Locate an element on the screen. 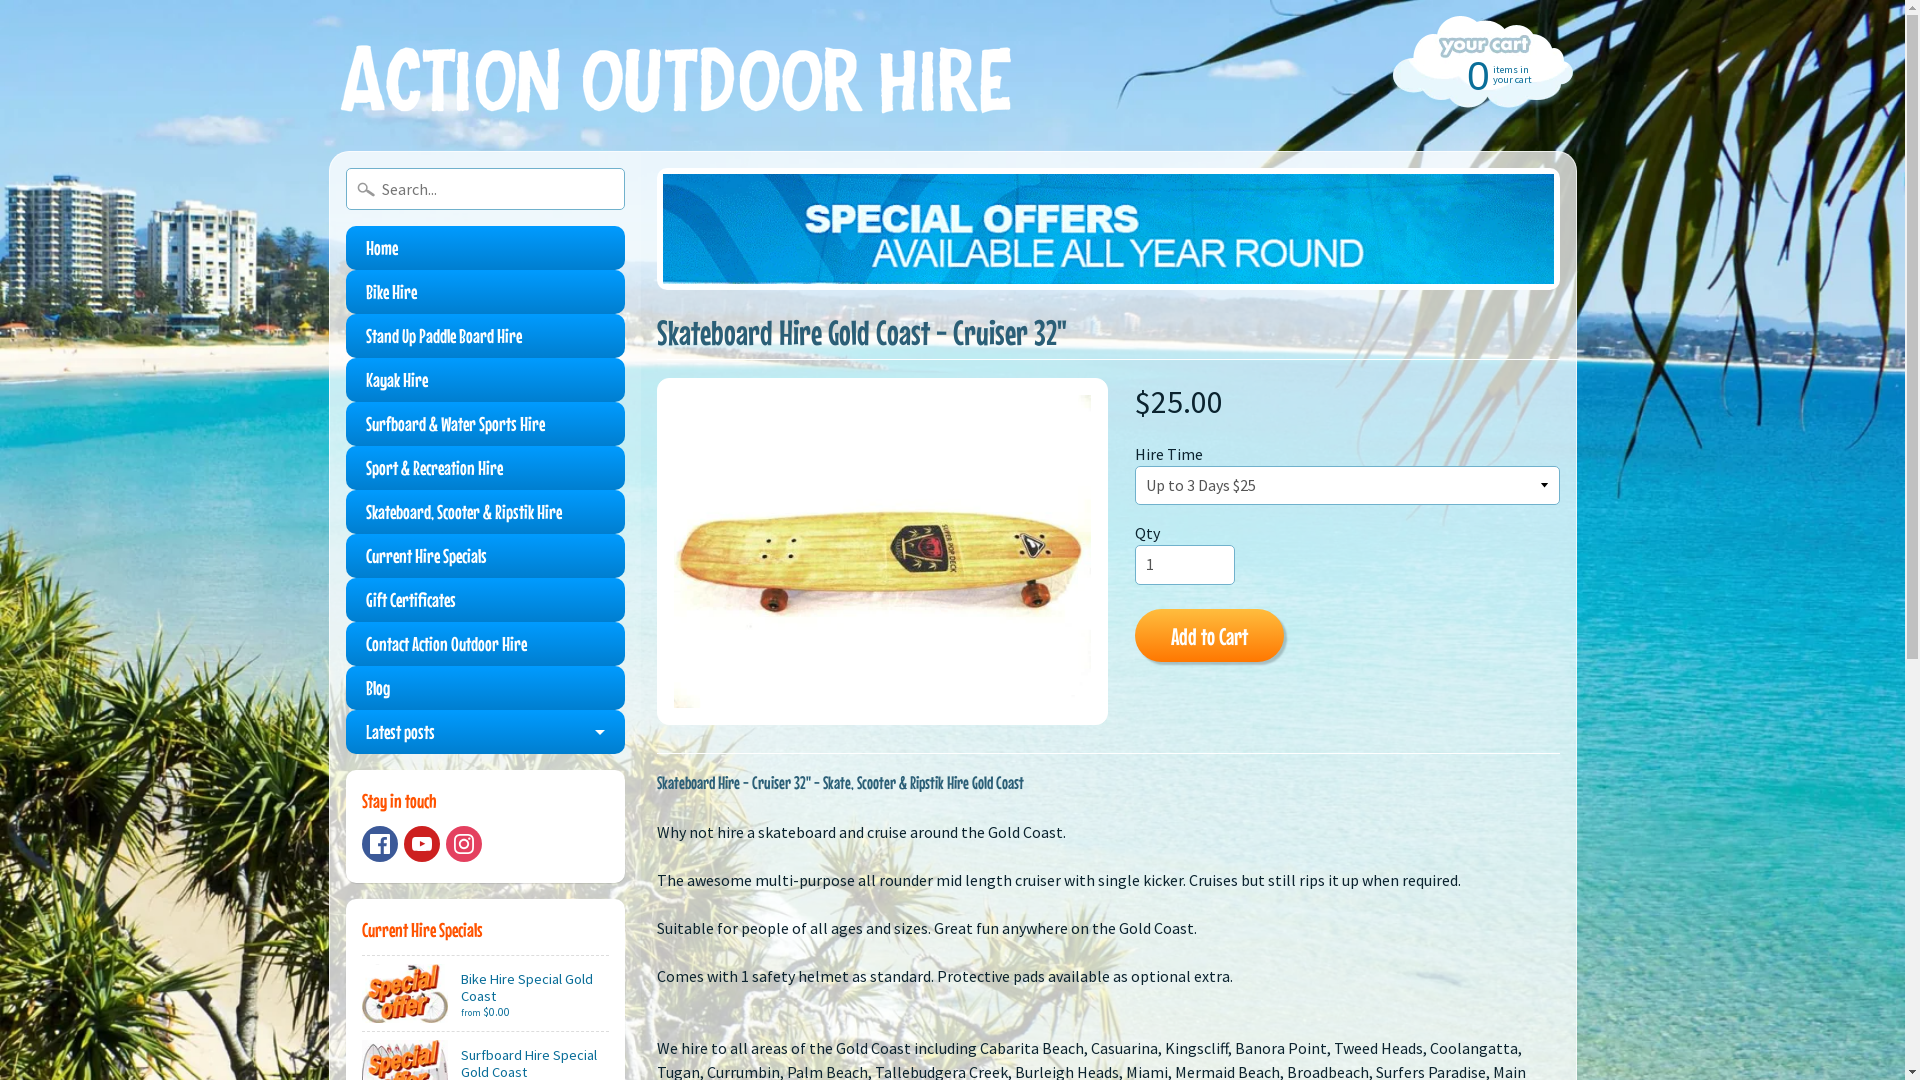 The image size is (1920, 1080). 'Home' is located at coordinates (345, 246).